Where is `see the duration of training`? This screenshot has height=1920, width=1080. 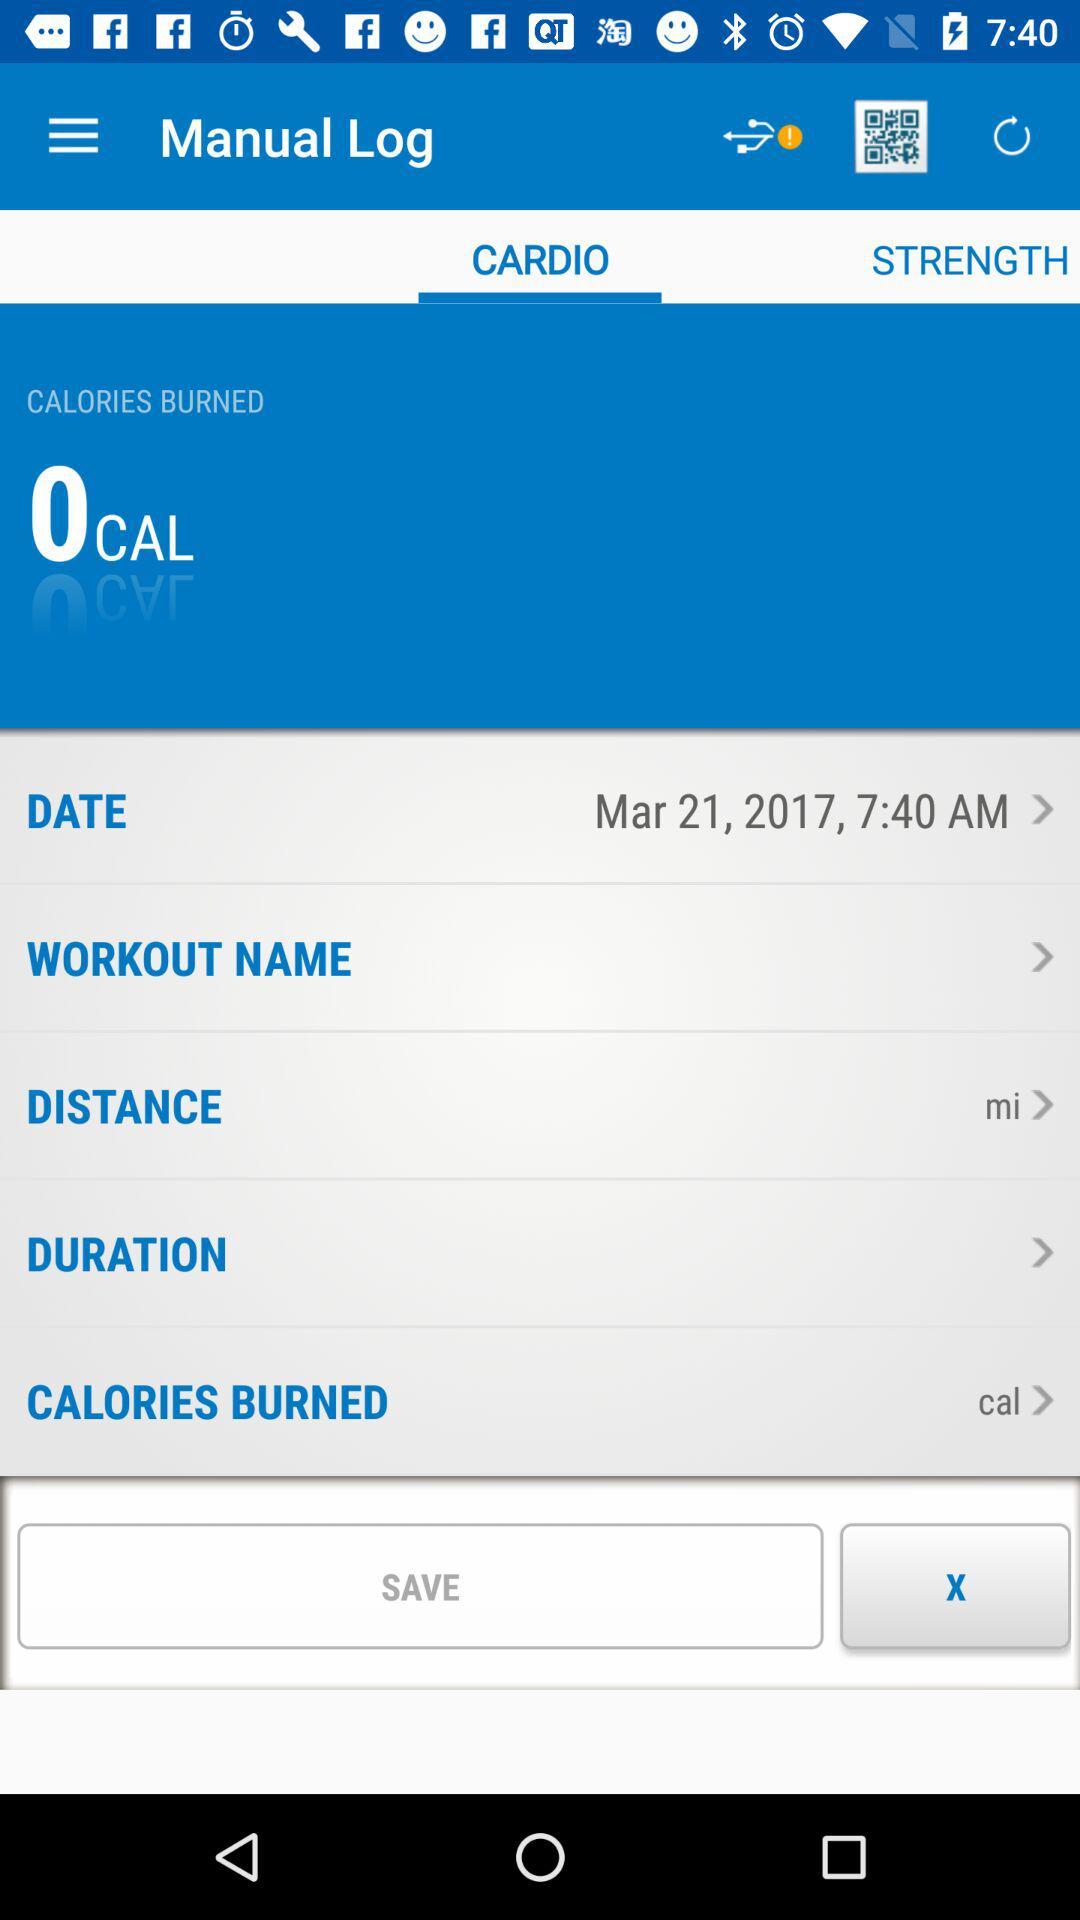 see the duration of training is located at coordinates (1036, 1251).